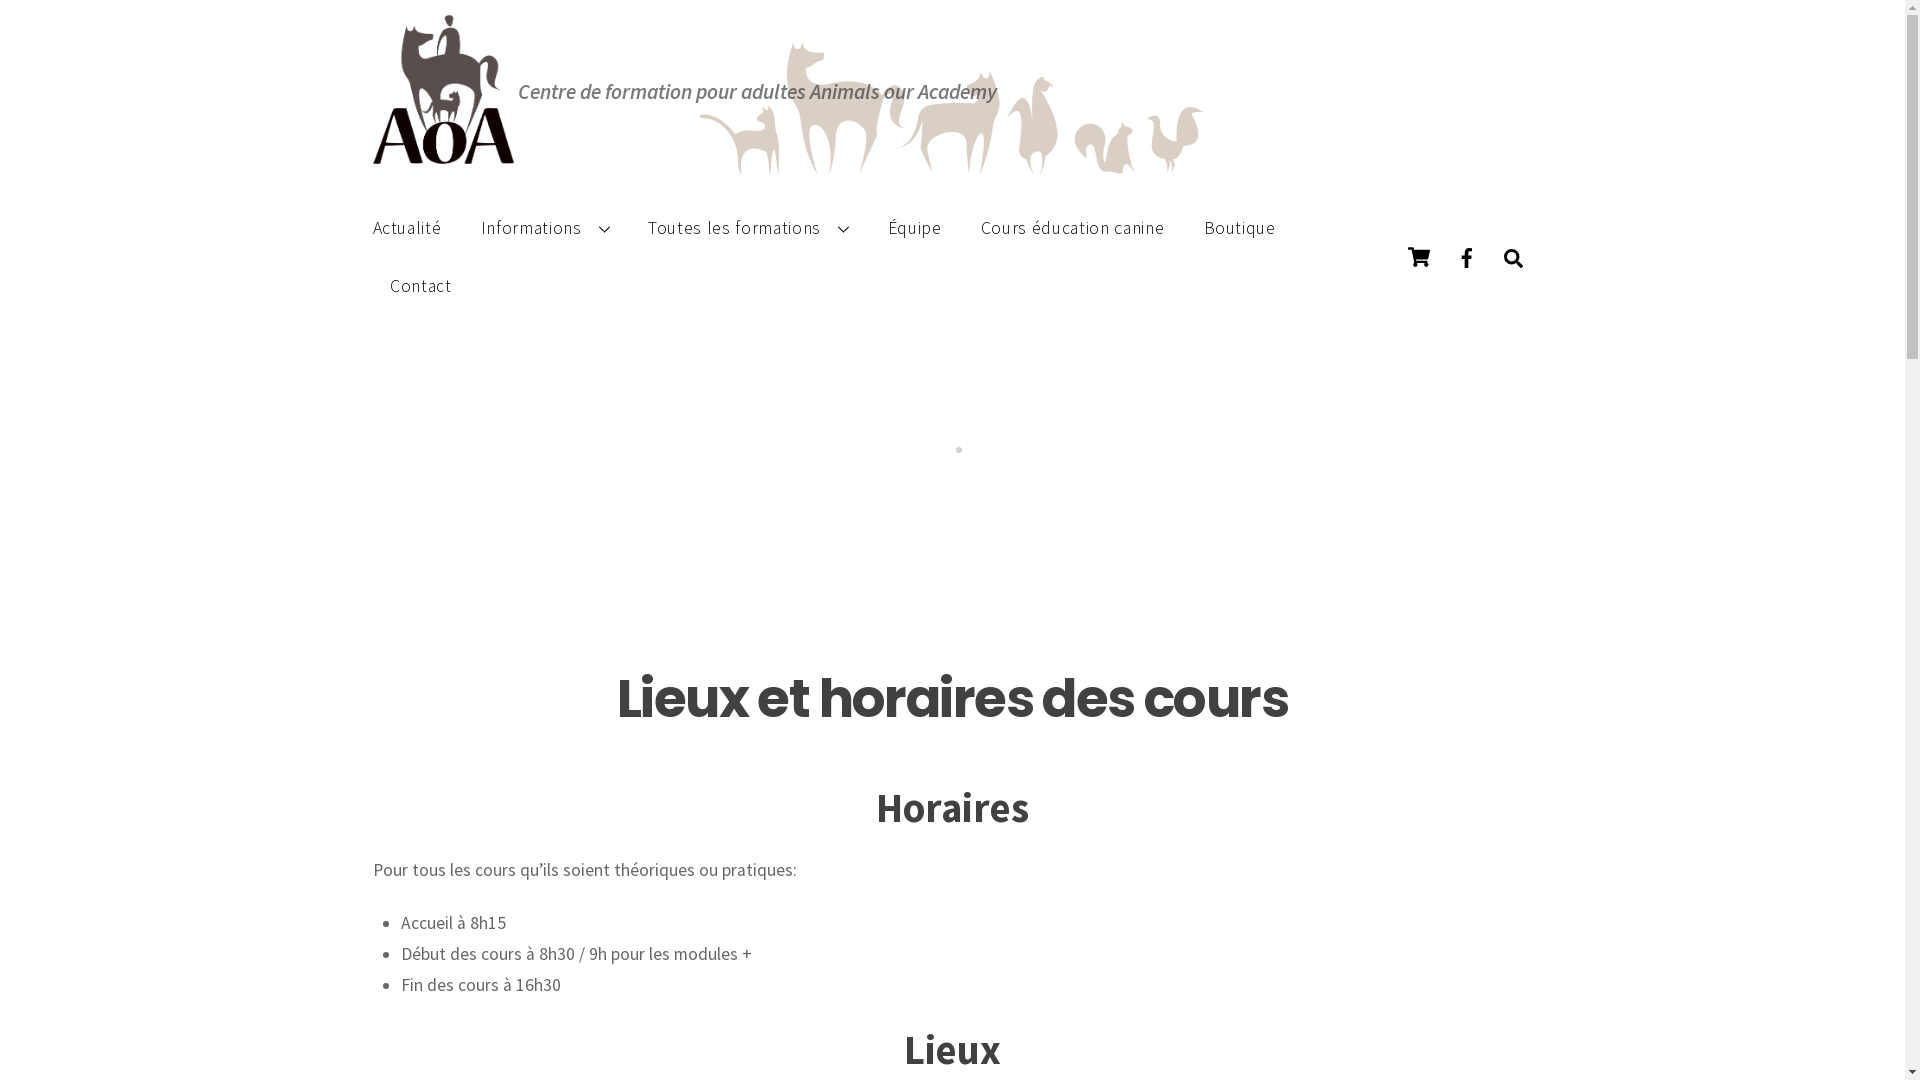 The image size is (1920, 1080). What do you see at coordinates (419, 286) in the screenshot?
I see `'Contact'` at bounding box center [419, 286].